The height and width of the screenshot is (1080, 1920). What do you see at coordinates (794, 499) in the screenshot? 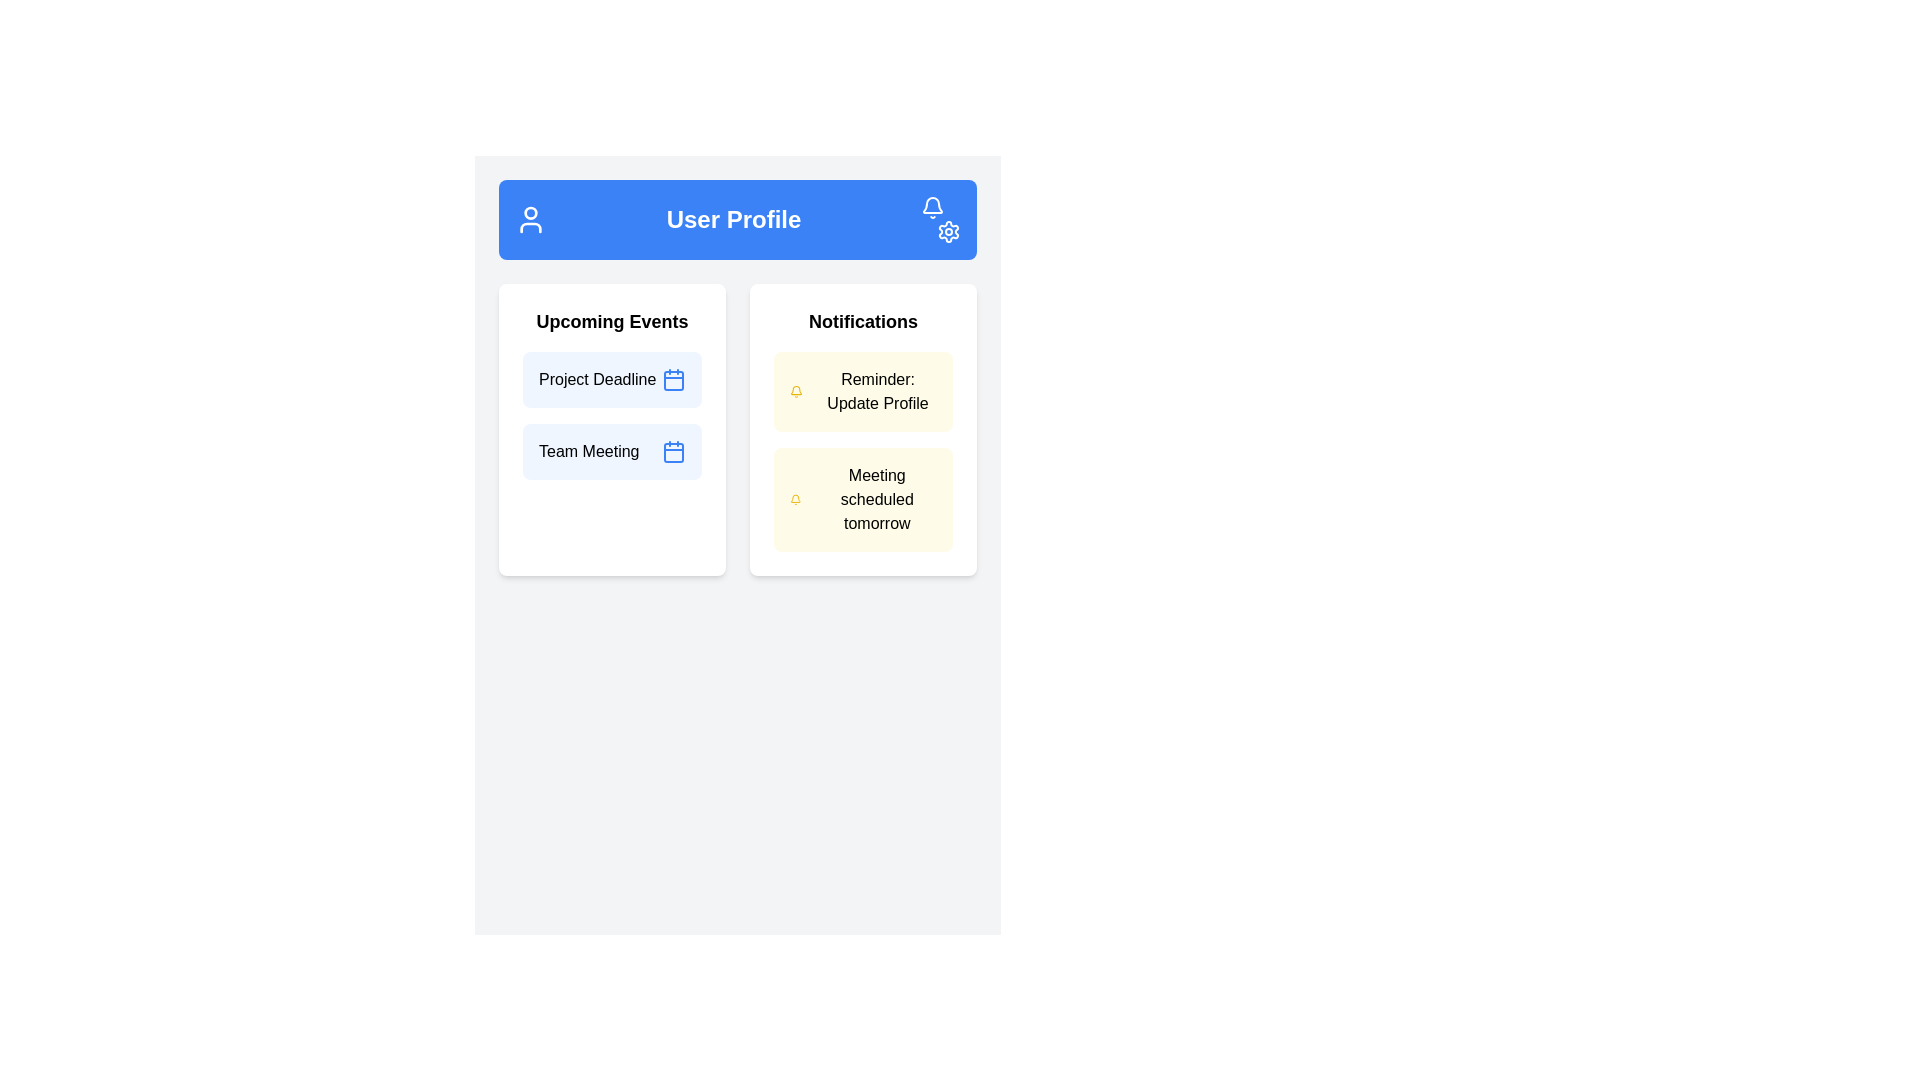
I see `the yellow bell icon in the second notification card of the 'Notifications' section` at bounding box center [794, 499].